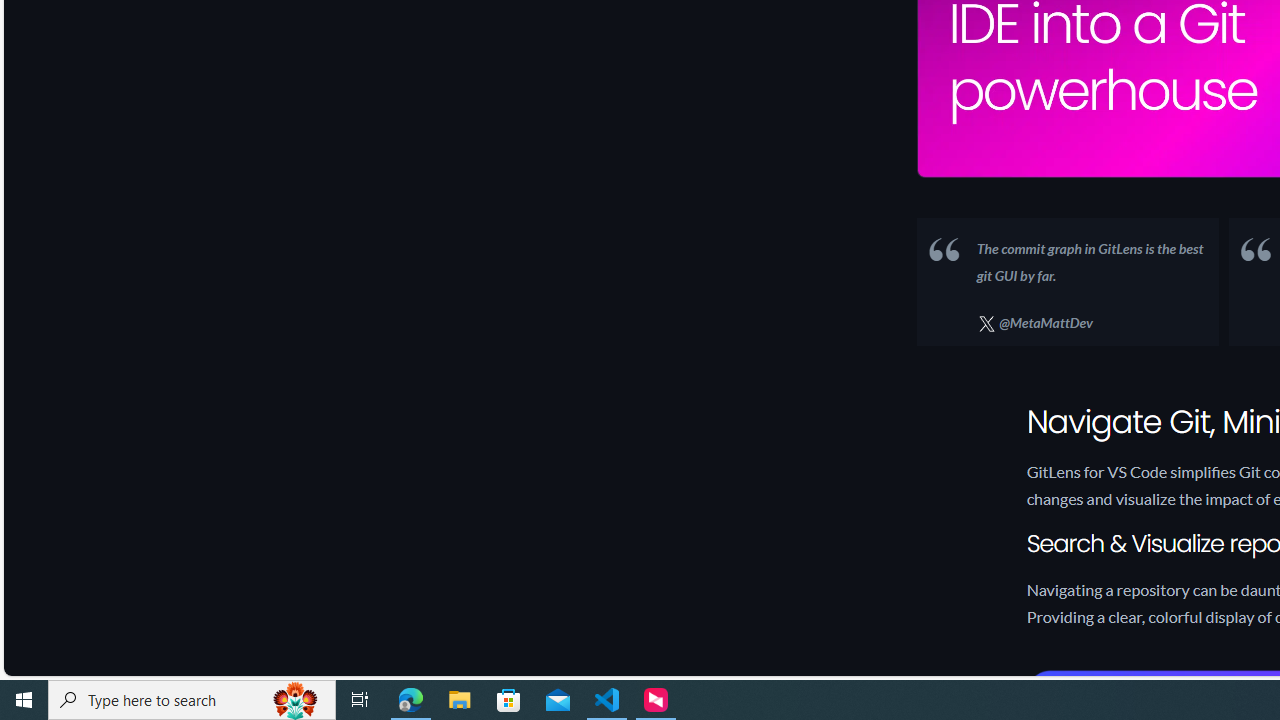  Describe the element at coordinates (606, 698) in the screenshot. I see `'Visual Studio Code - 1 running window'` at that location.